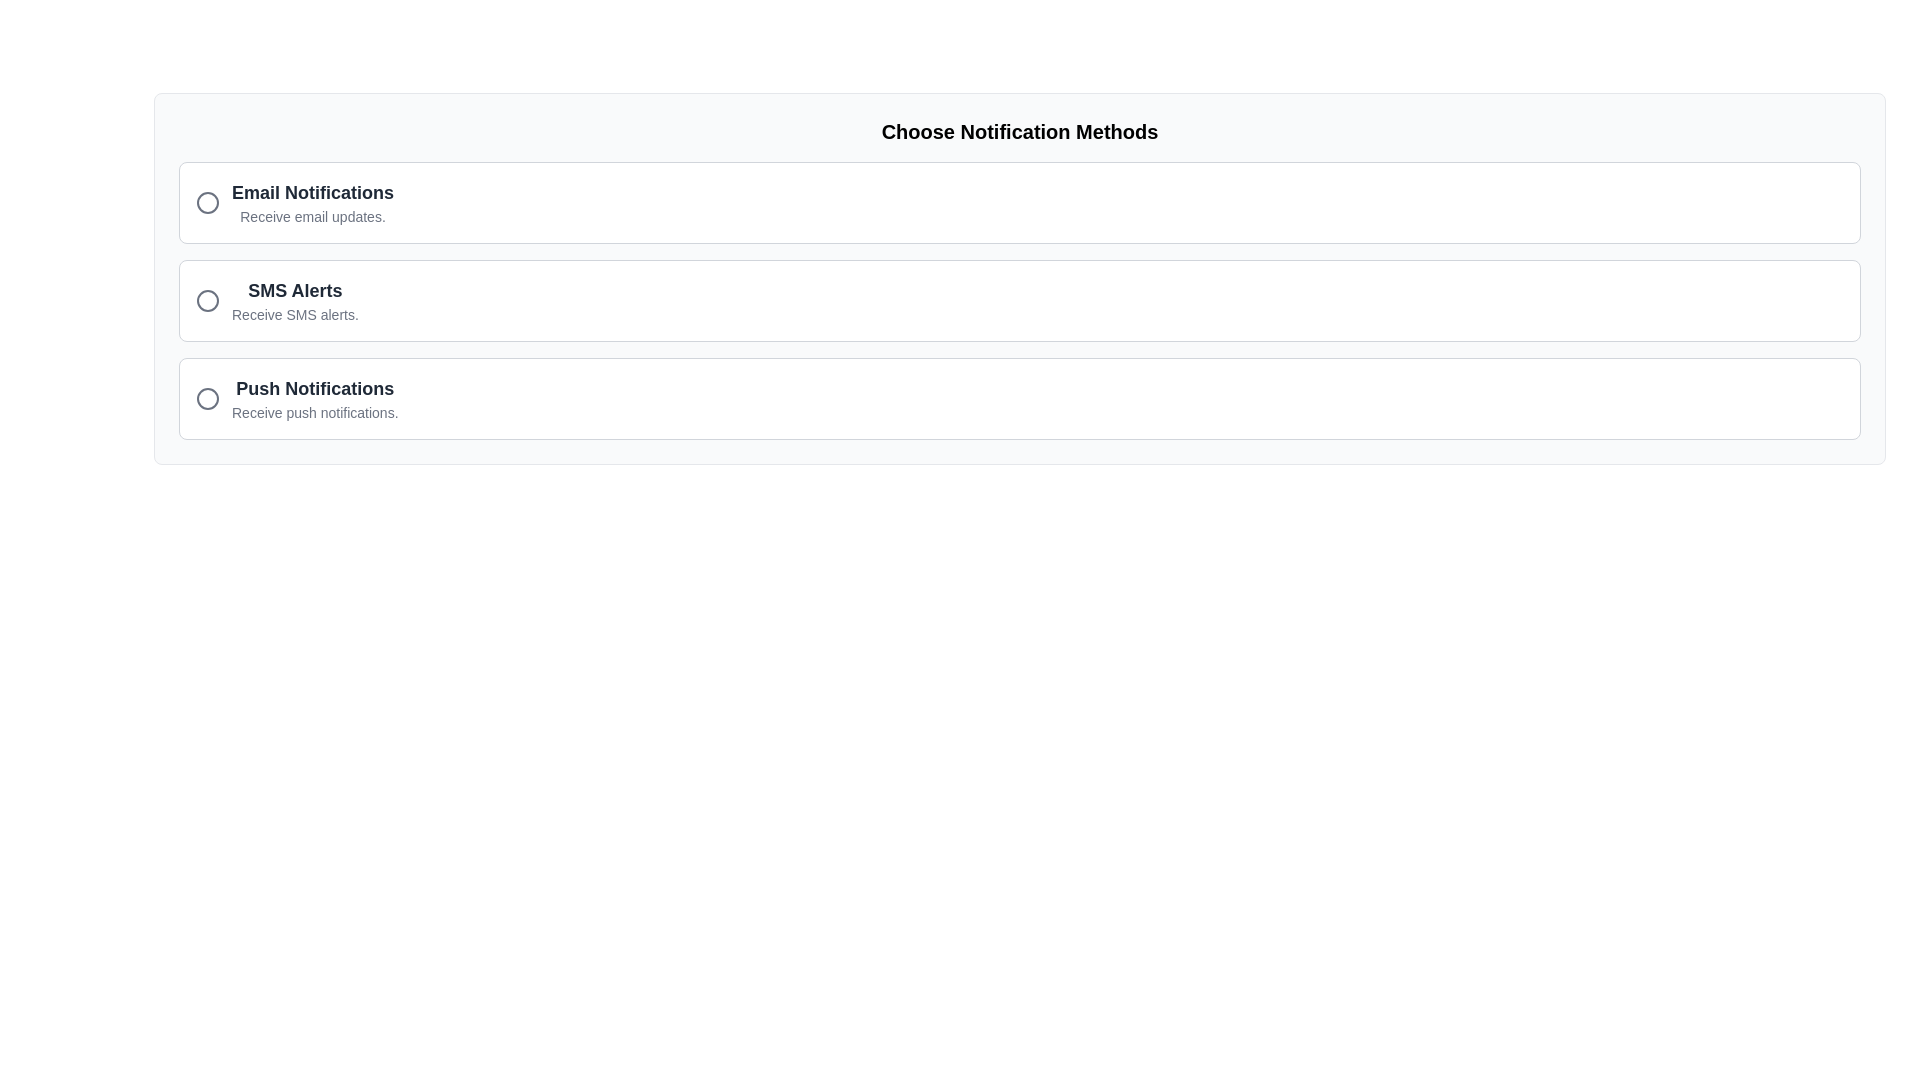 The height and width of the screenshot is (1080, 1920). What do you see at coordinates (311, 192) in the screenshot?
I see `title text label for email notifications located above the 'Receive email updates.' text in the first section of the options list` at bounding box center [311, 192].